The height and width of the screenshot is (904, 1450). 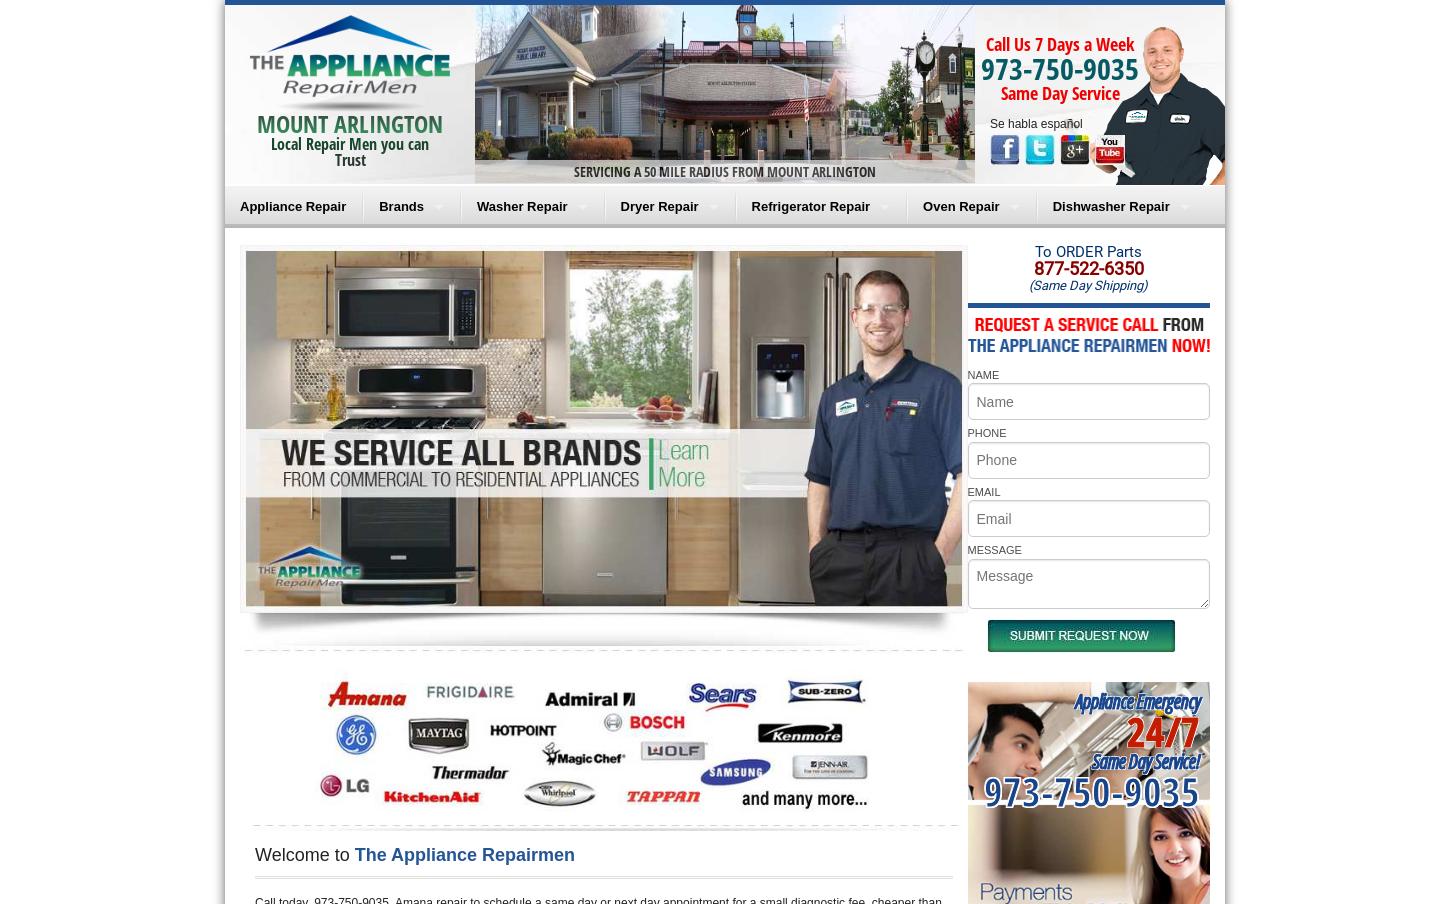 What do you see at coordinates (1144, 760) in the screenshot?
I see `'Same Day Service!'` at bounding box center [1144, 760].